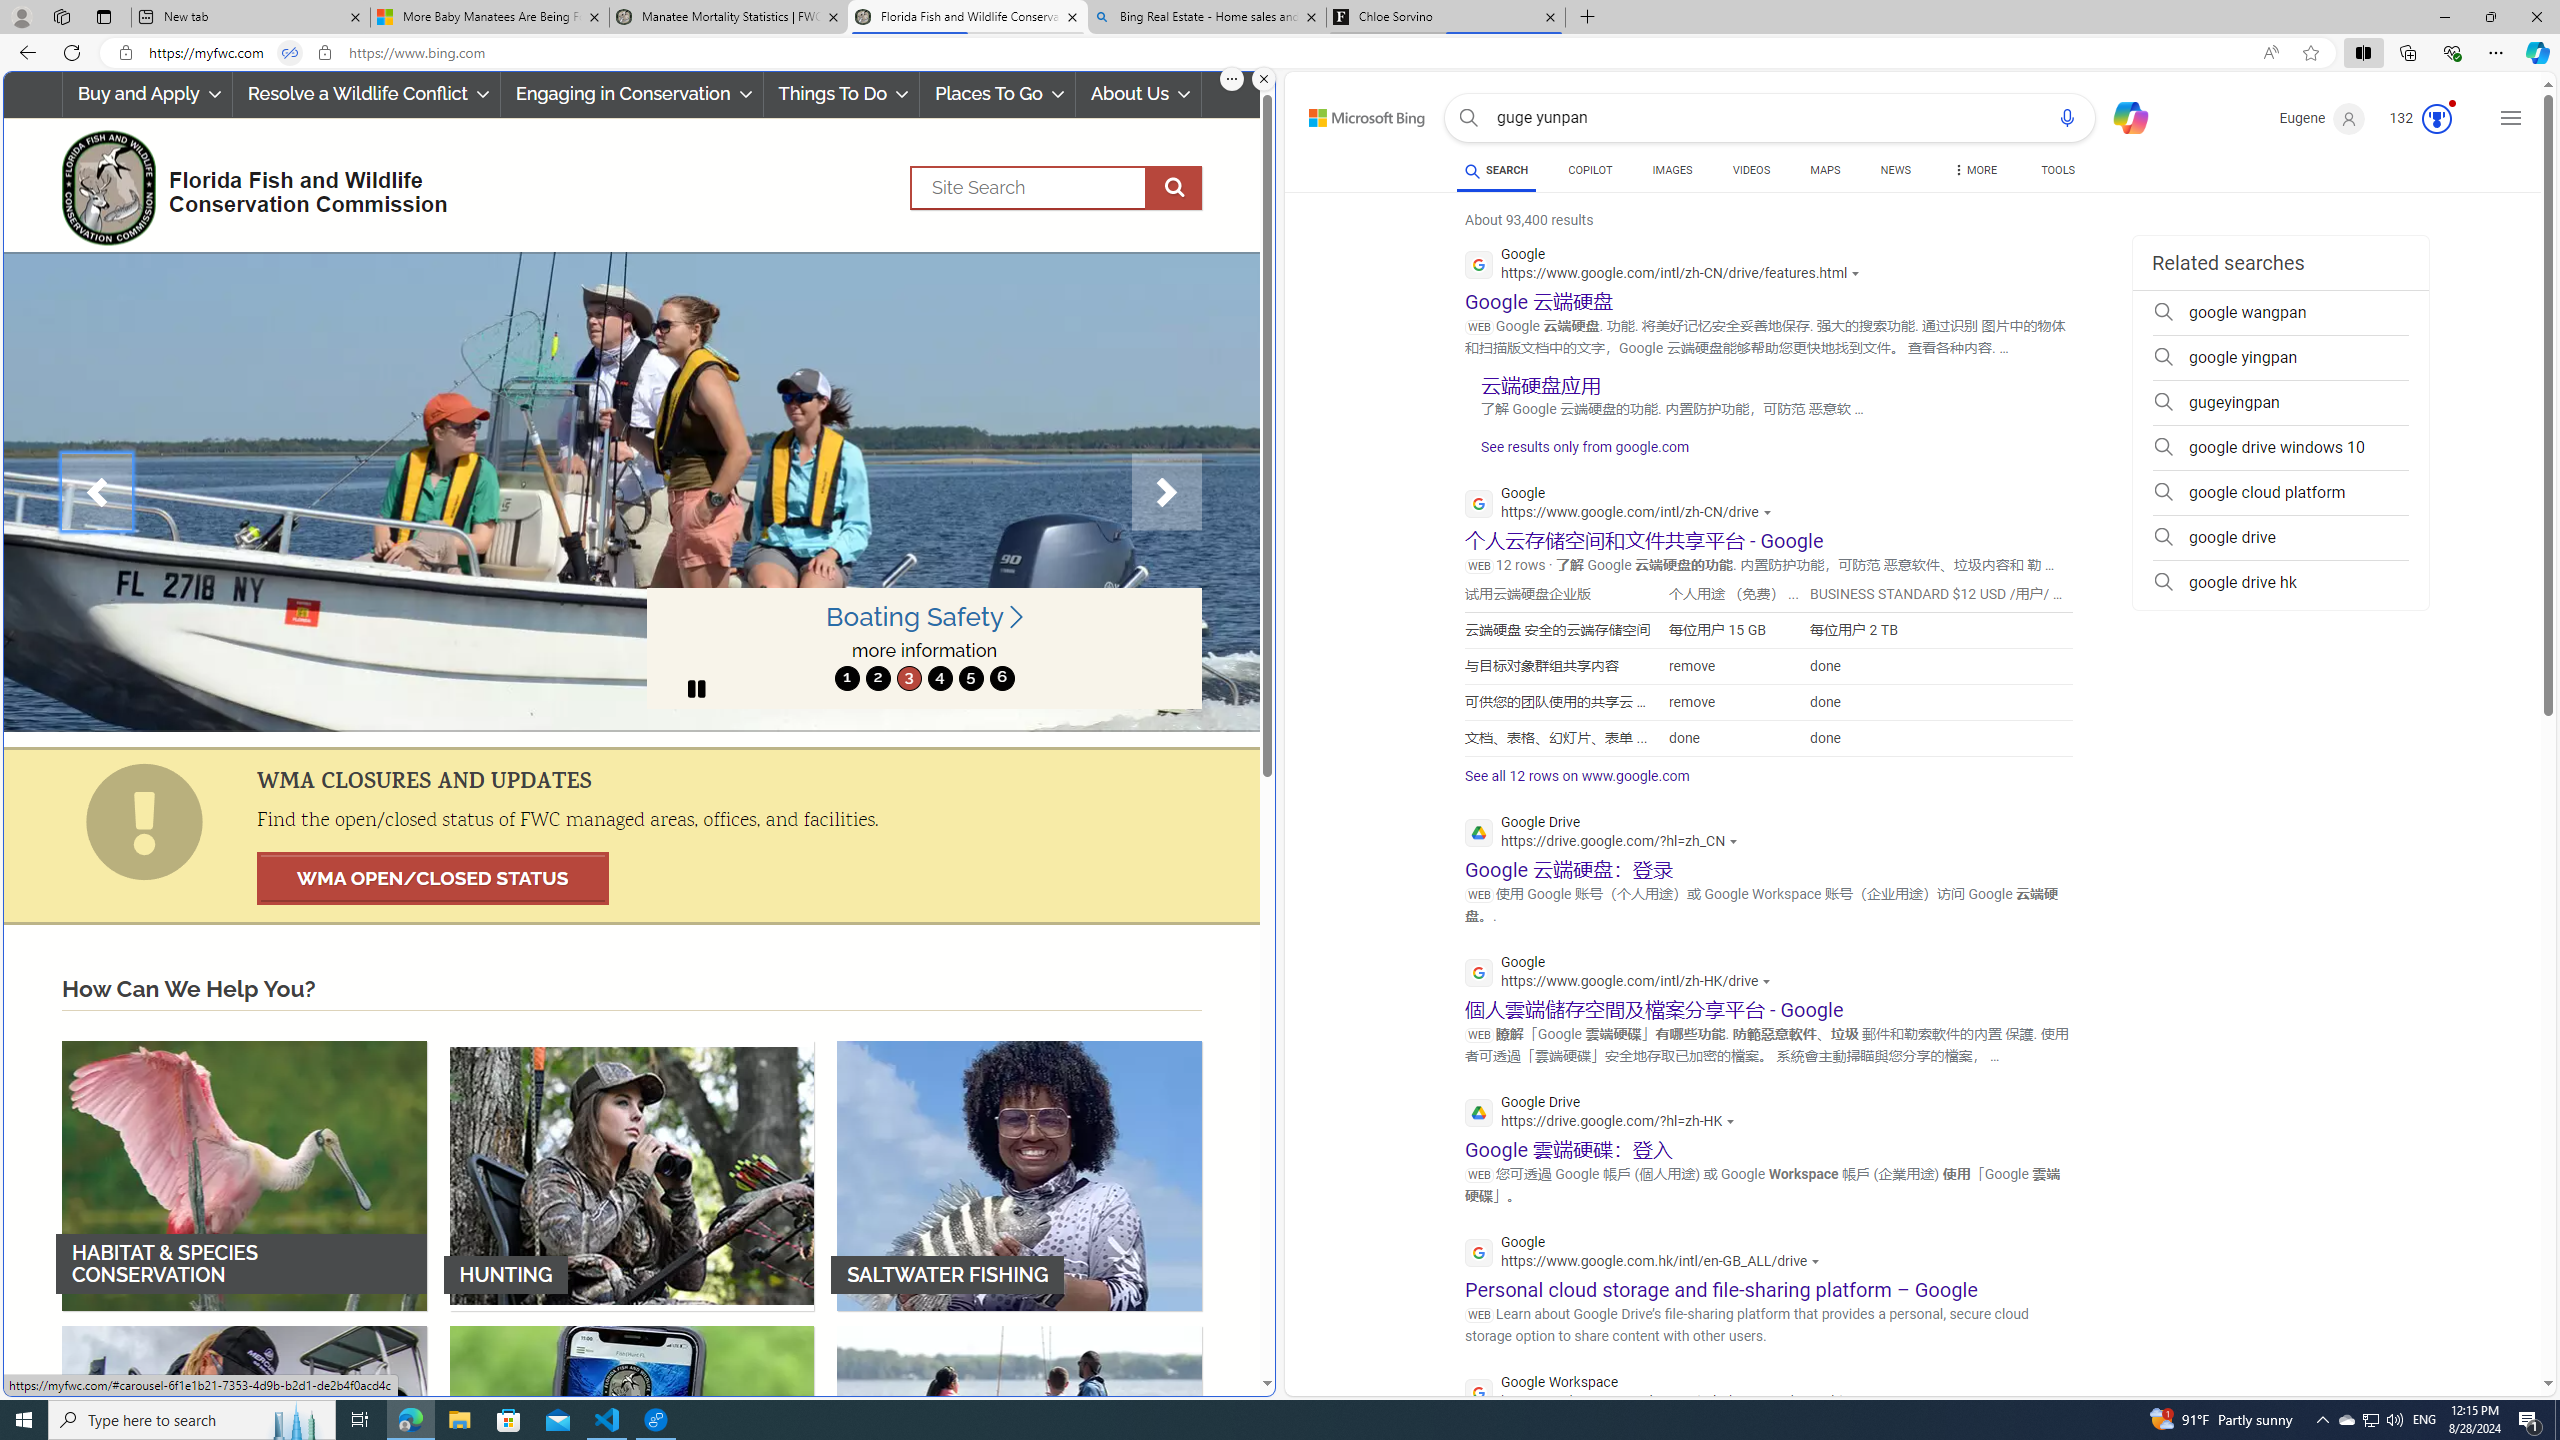  Describe the element at coordinates (366, 93) in the screenshot. I see `'Resolve a Wildlife Conflict'` at that location.